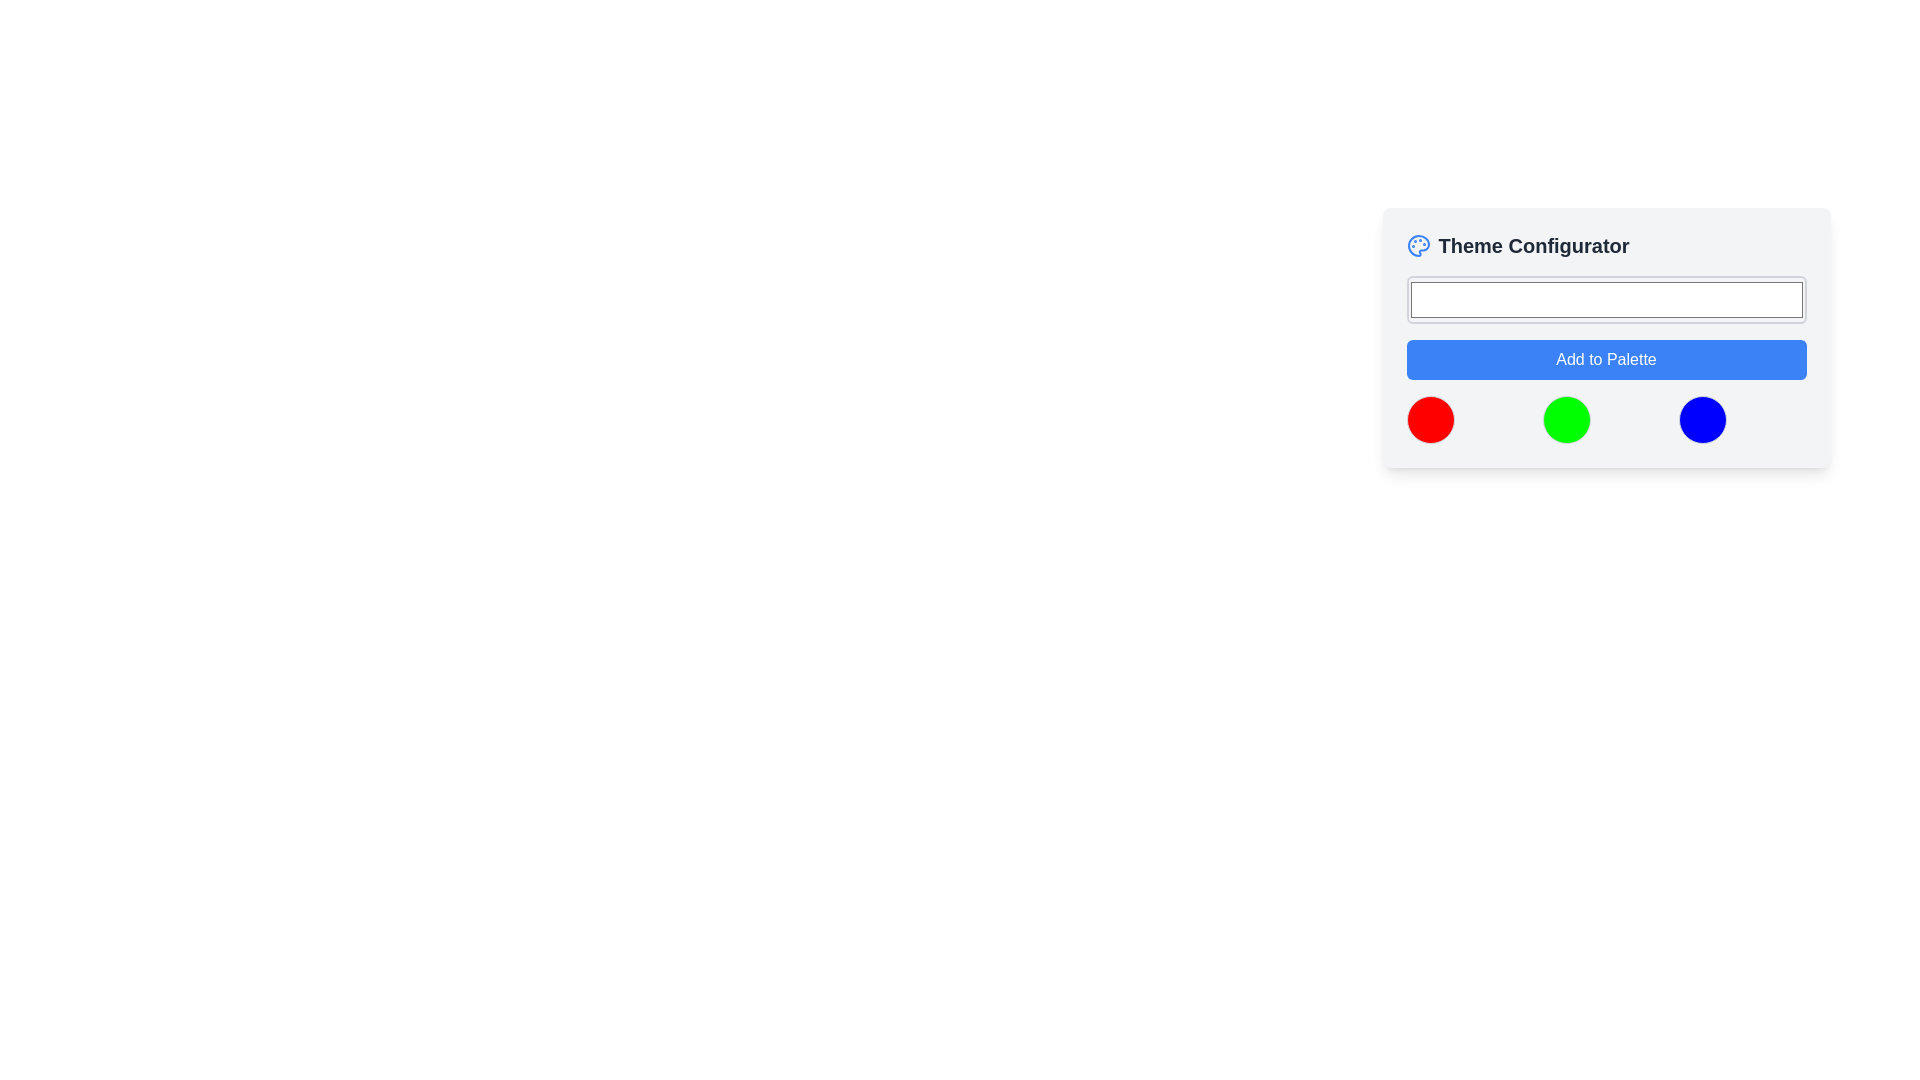 The image size is (1920, 1080). Describe the element at coordinates (1606, 300) in the screenshot. I see `a color by clicking on the Color Picker Input Field, which is a rectangular input field with a gray rounded border and a blue focused outline when active, positioned below the 'Theme Configurator' text` at that location.